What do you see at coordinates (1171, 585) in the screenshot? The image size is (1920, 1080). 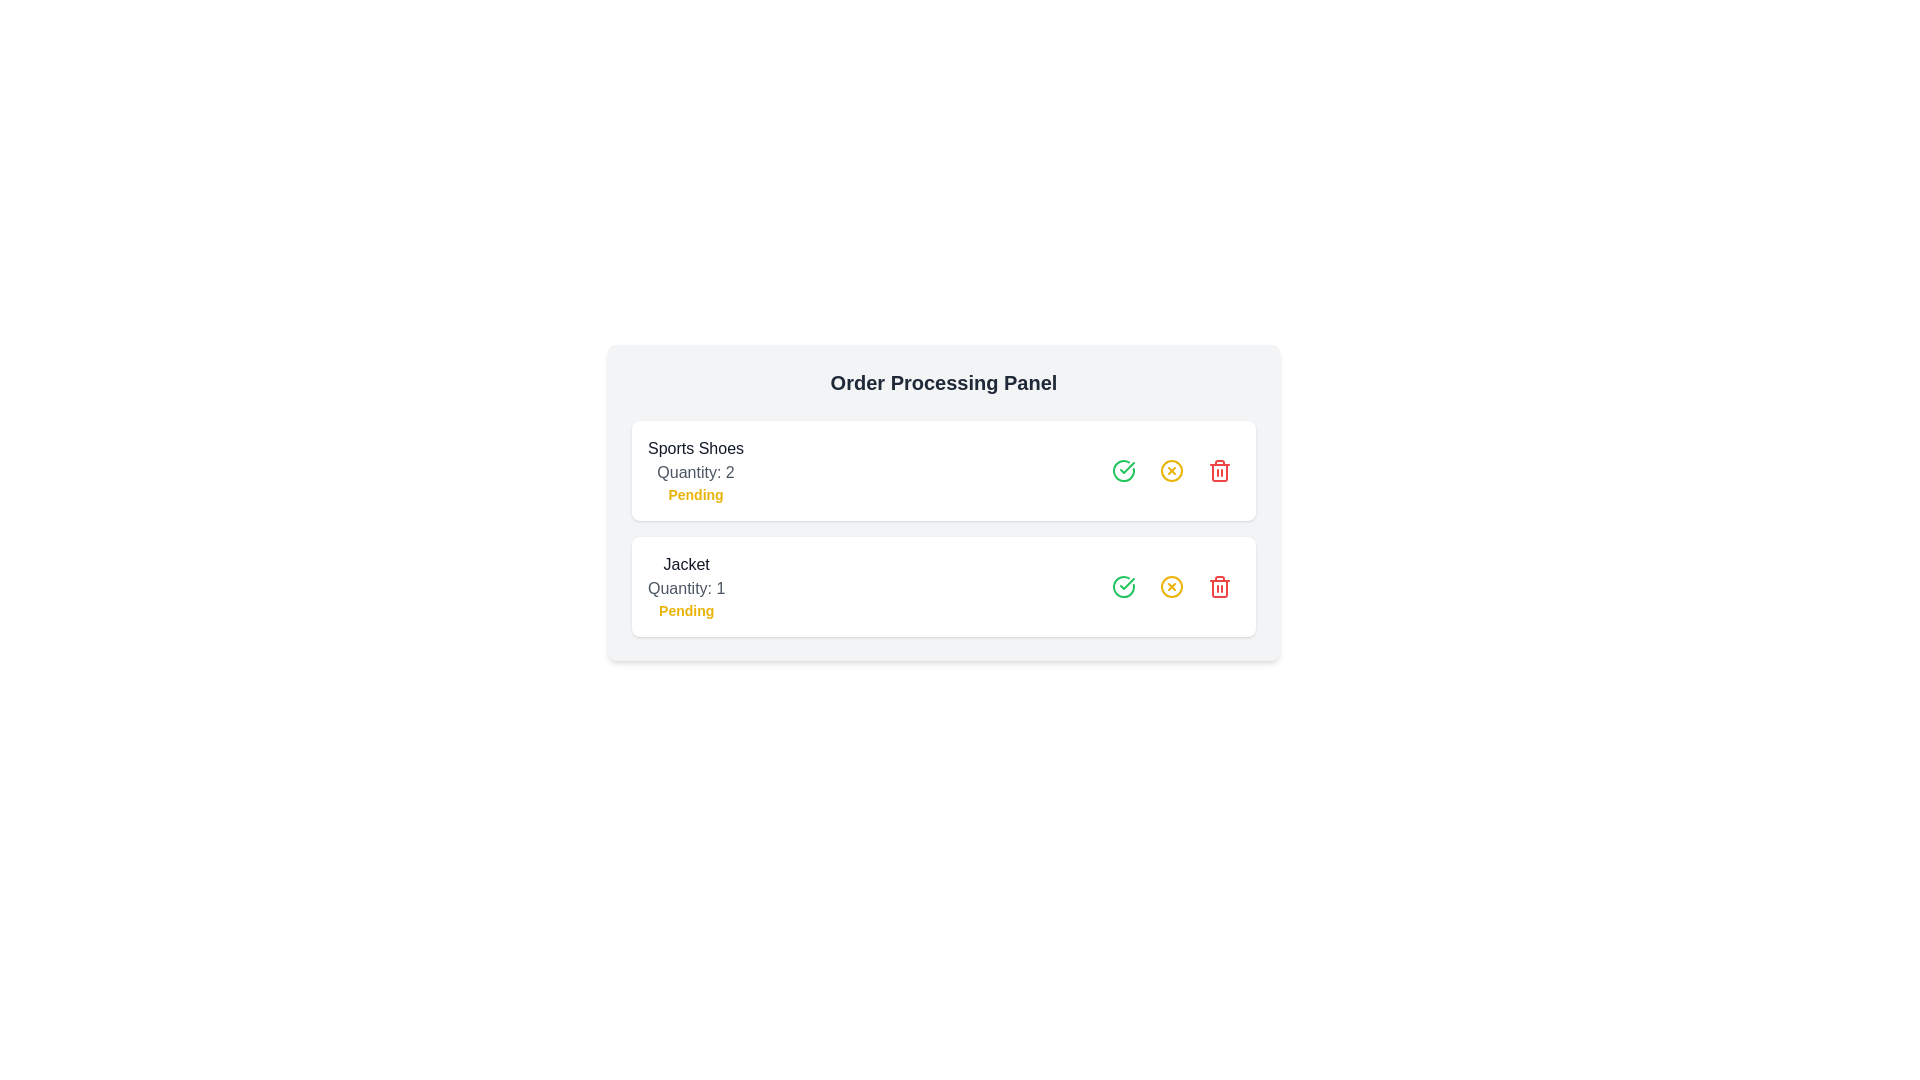 I see `the cancellation button icon located in the second row of order information, slightly to the left of the trash bin icon and adjacent to the 'approve' icon` at bounding box center [1171, 585].